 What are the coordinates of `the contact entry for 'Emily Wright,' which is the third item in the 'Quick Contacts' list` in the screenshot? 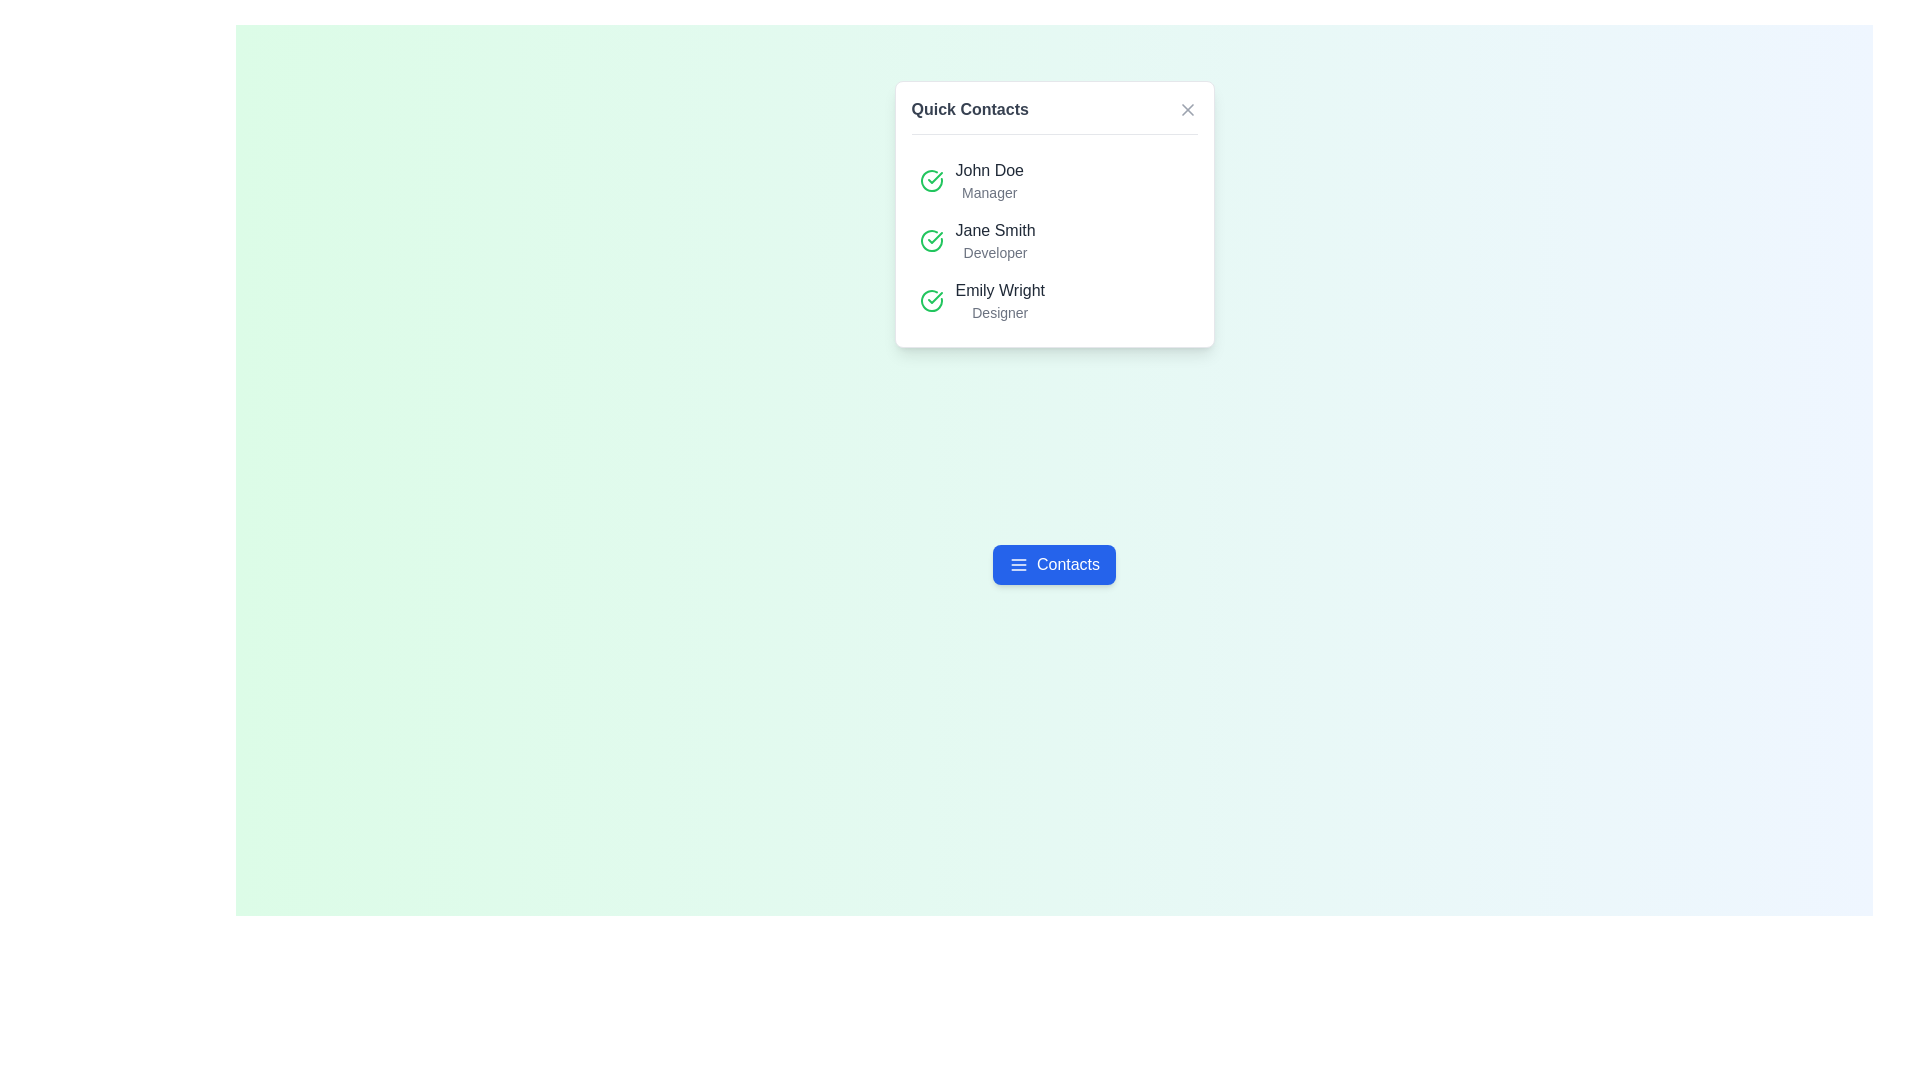 It's located at (1053, 300).